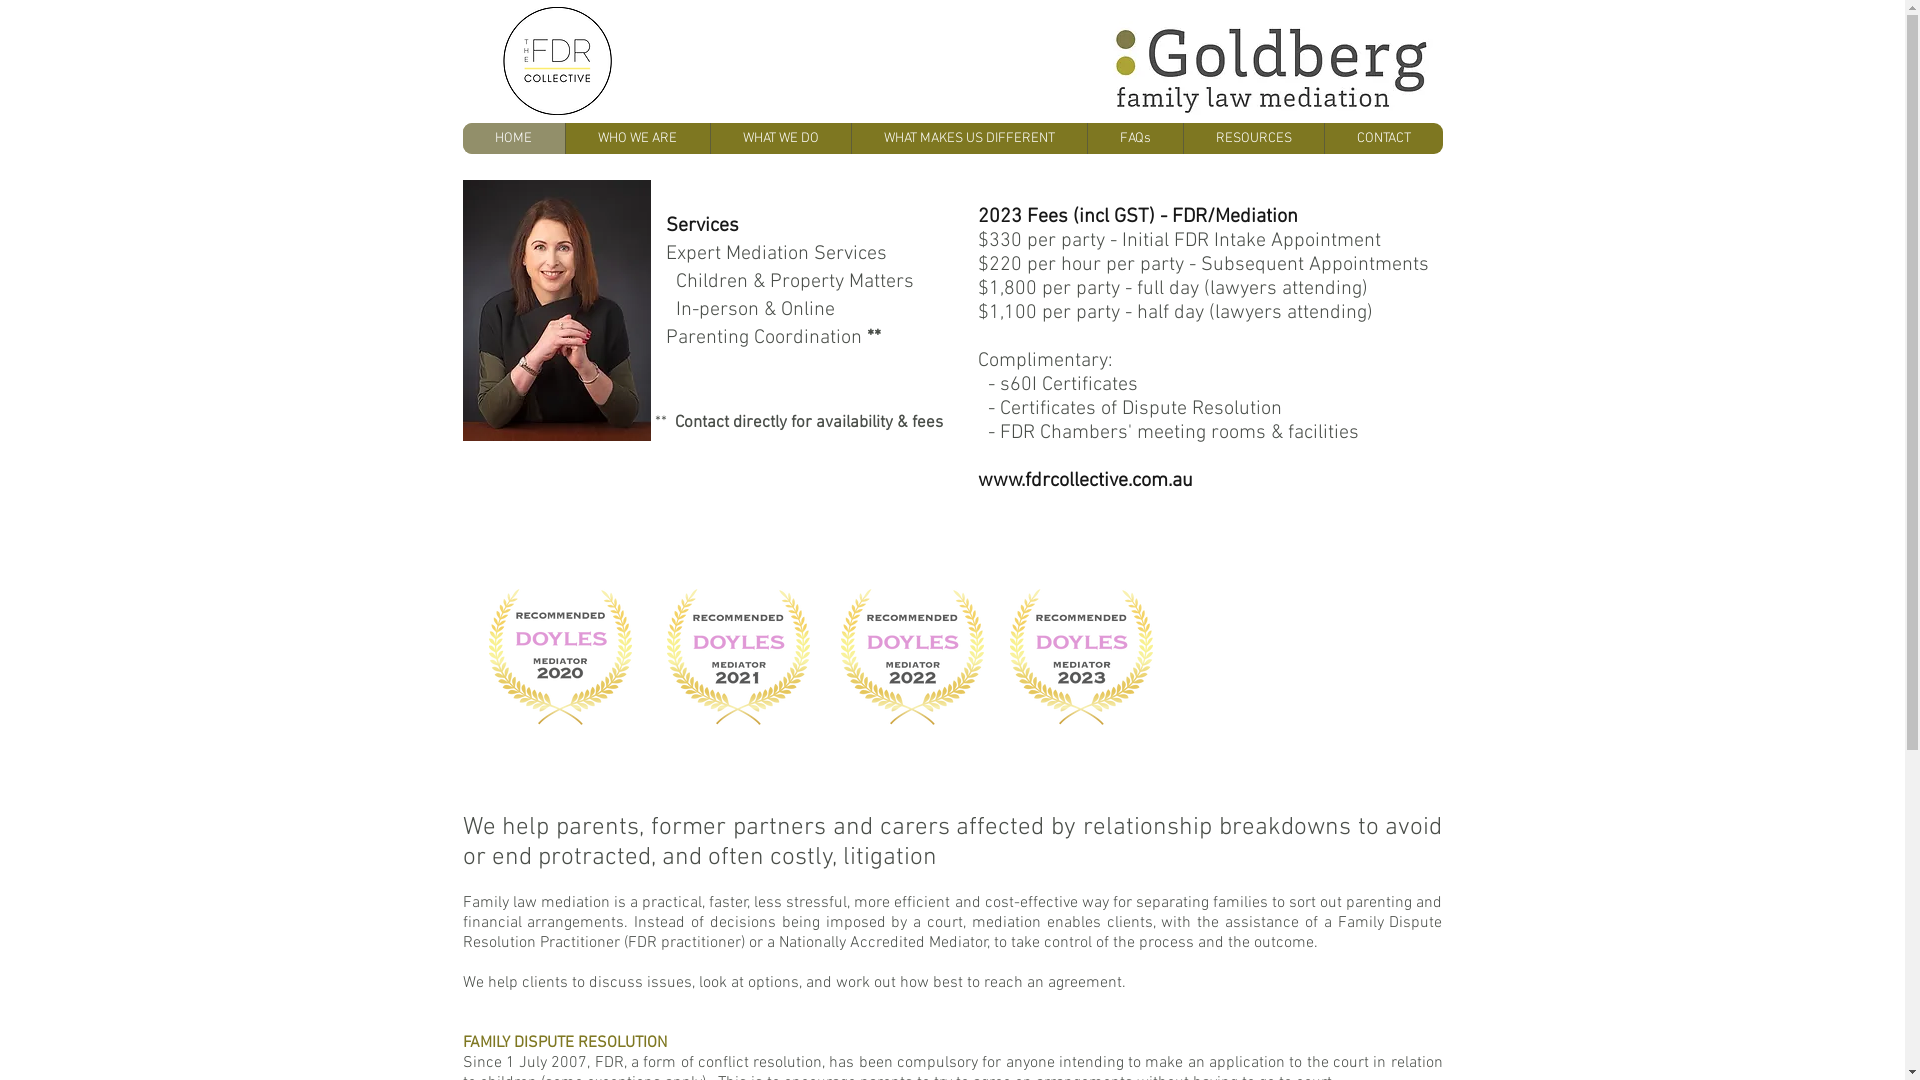  I want to click on 'CONTACT', so click(1382, 137).